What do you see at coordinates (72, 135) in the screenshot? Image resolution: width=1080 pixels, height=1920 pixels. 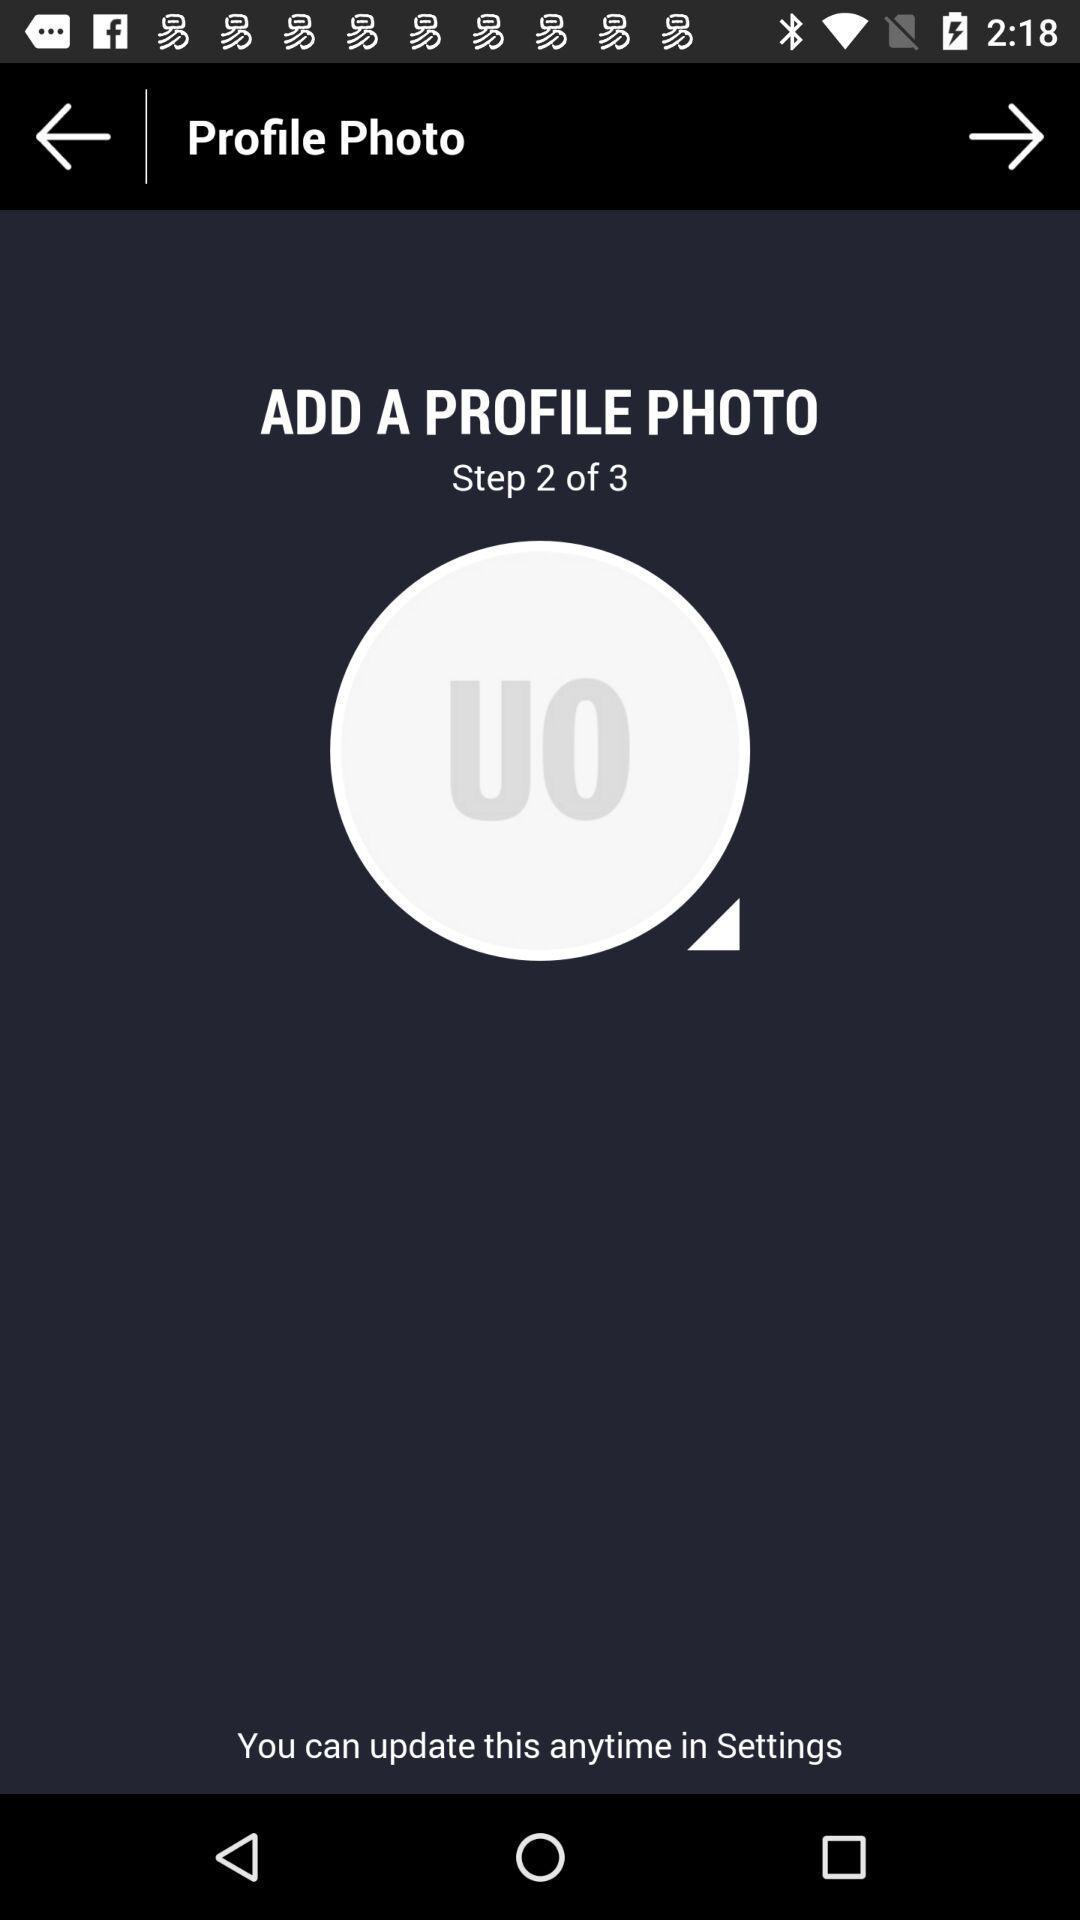 I see `the arrow_backward icon` at bounding box center [72, 135].